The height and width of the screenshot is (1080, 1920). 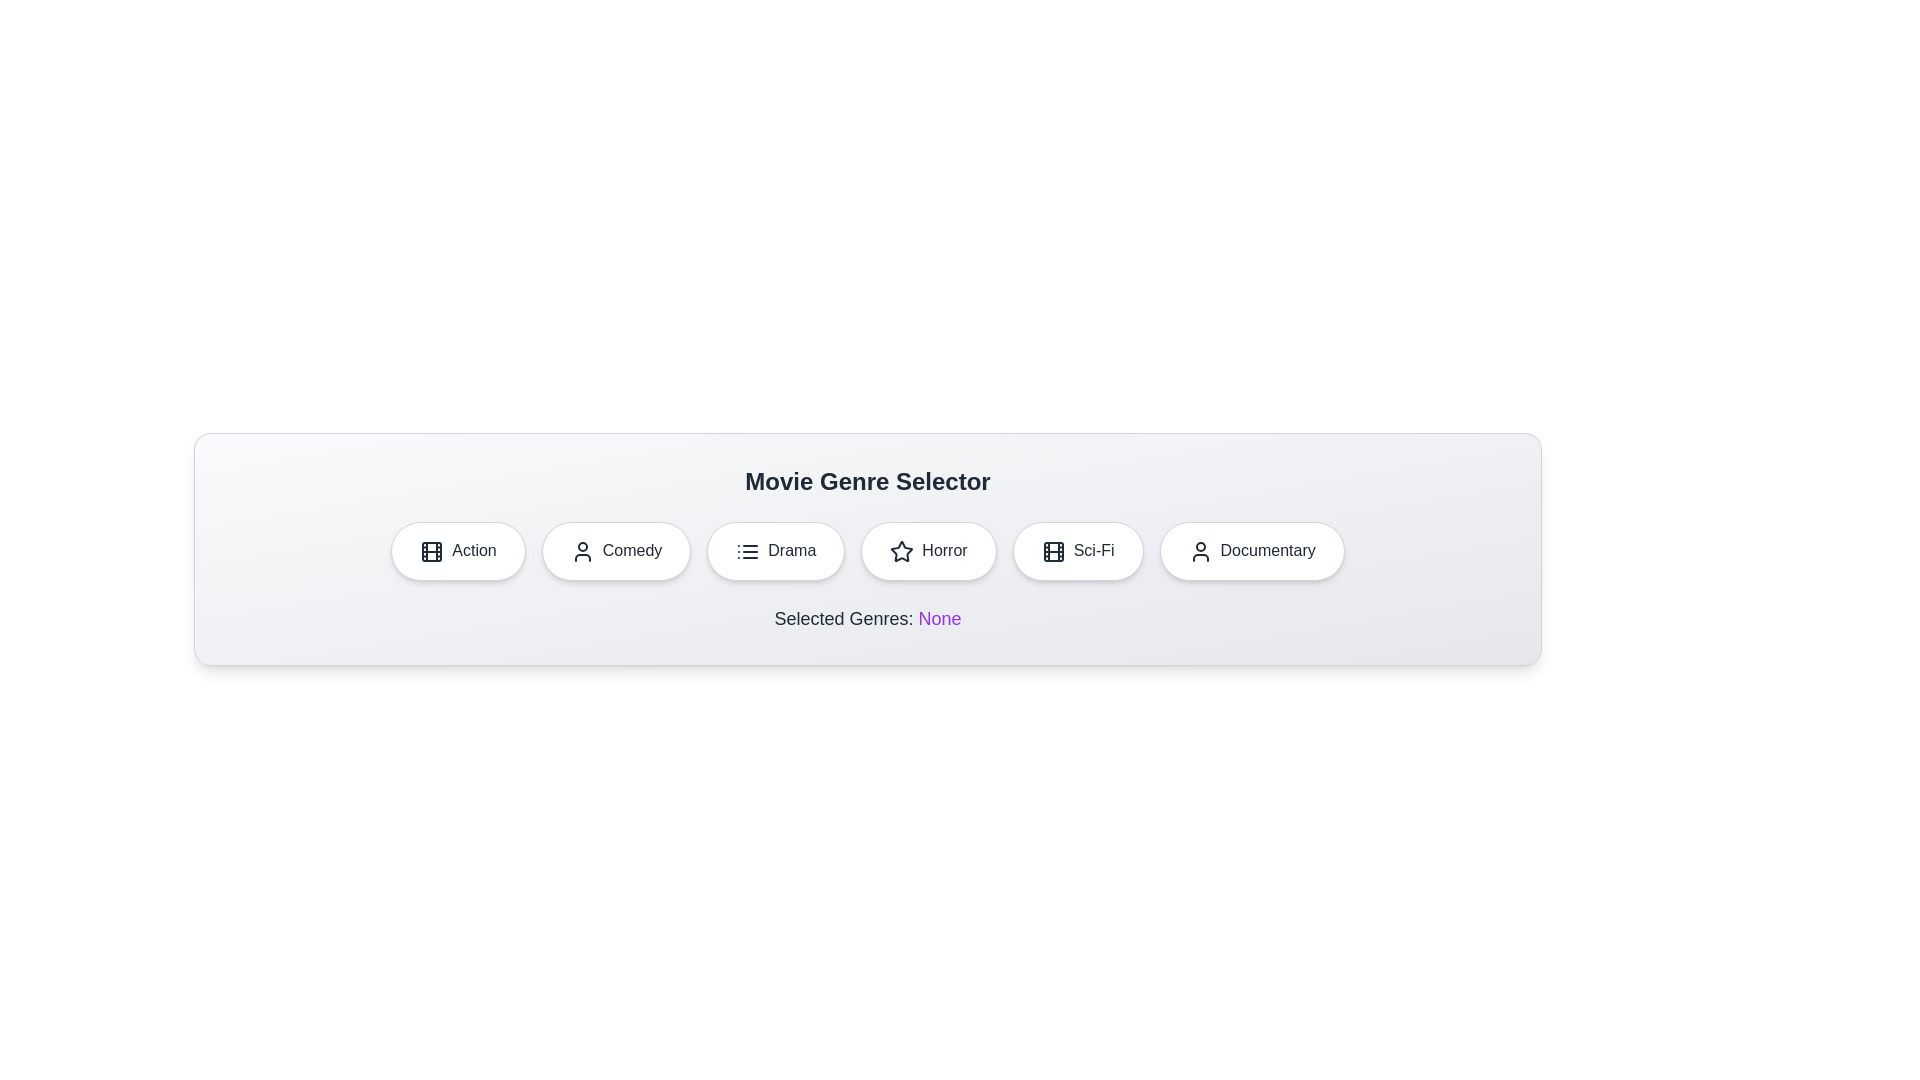 What do you see at coordinates (868, 482) in the screenshot?
I see `the prominent header text labeled 'Movie Genre Selector', which is displayed in bold and centered format above the genre selection buttons` at bounding box center [868, 482].